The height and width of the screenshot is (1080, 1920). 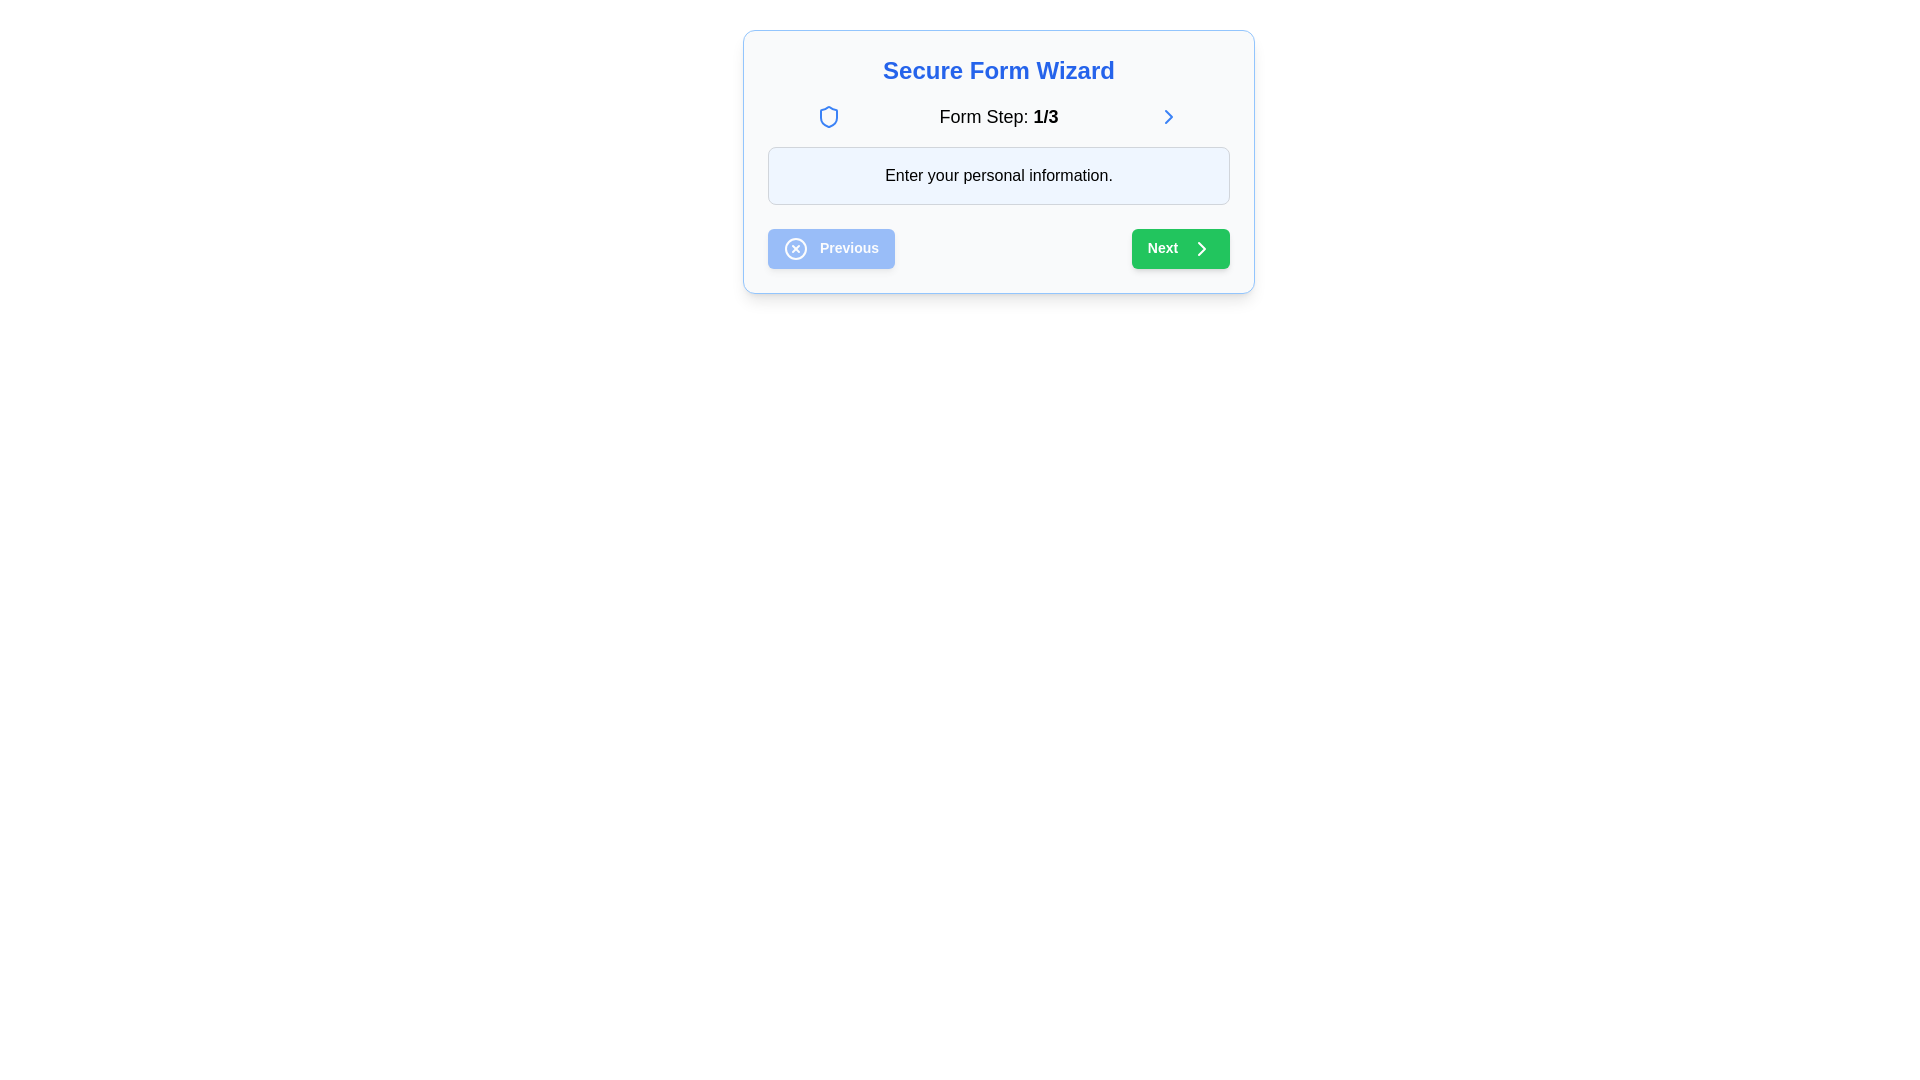 I want to click on the text label that displays 'Enter your personal information.' within the light-blue rectangular section, so click(x=998, y=175).